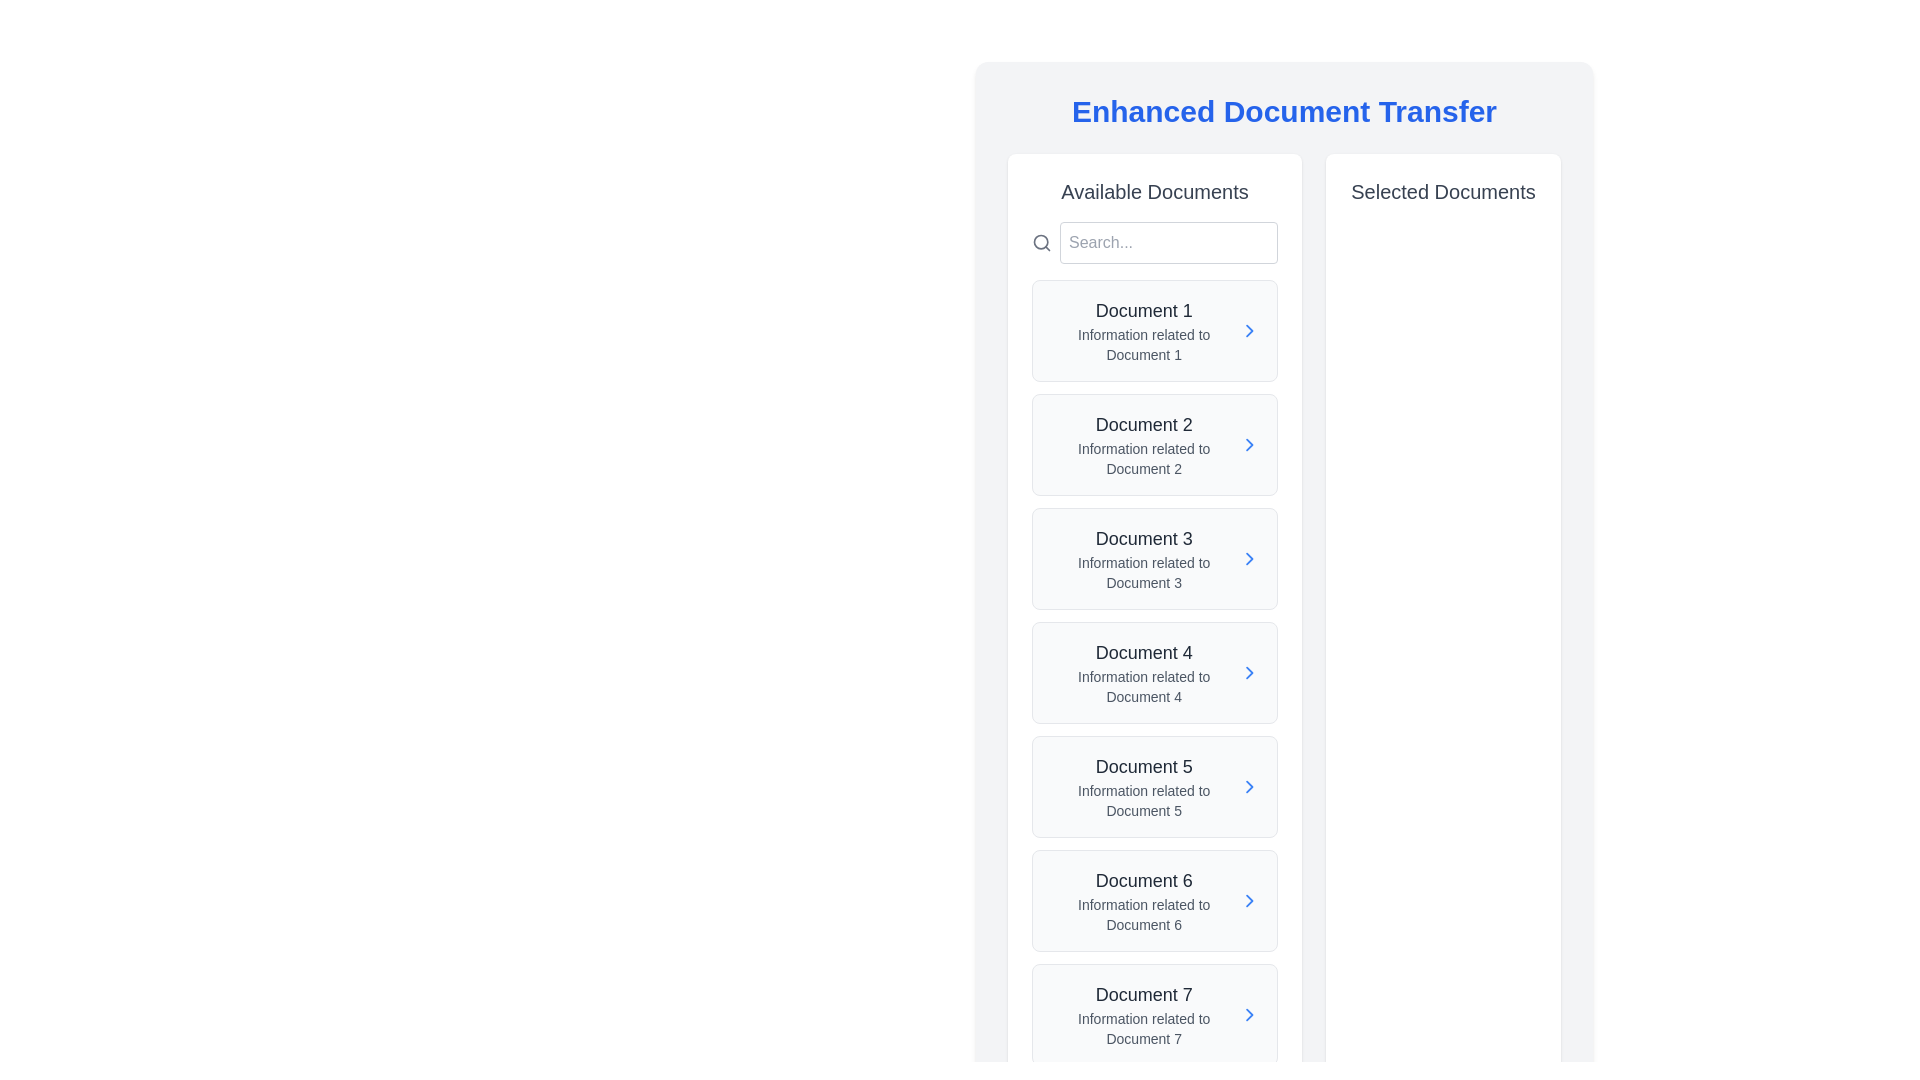 The height and width of the screenshot is (1080, 1920). I want to click on the rightward-pointing chevron icon within the 'Document 4' list item in the 'Available Documents' section, so click(1249, 672).